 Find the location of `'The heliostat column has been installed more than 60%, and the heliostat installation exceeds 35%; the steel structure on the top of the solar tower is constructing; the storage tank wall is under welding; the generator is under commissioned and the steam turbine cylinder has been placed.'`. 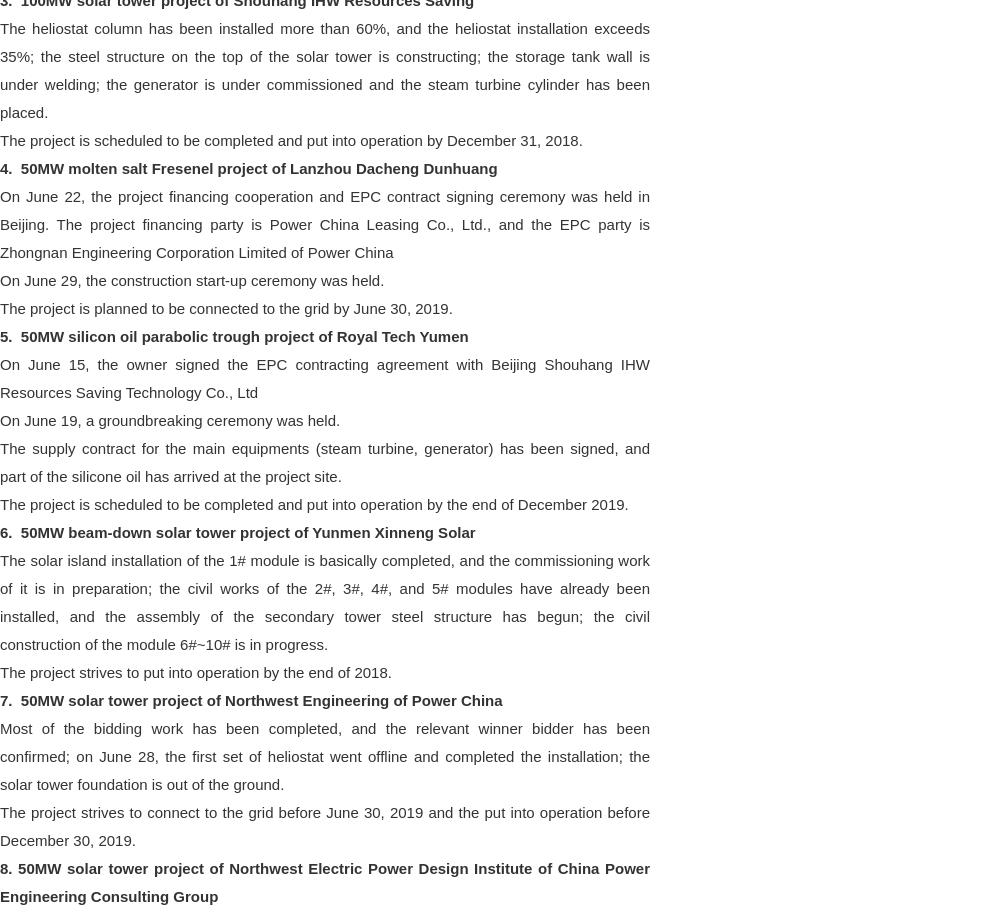

'The heliostat column has been installed more than 60%, and the heliostat installation exceeds 35%; the steel structure on the top of the solar tower is constructing; the storage tank wall is under welding; the generator is under commissioned and the steam turbine cylinder has been placed.' is located at coordinates (324, 68).